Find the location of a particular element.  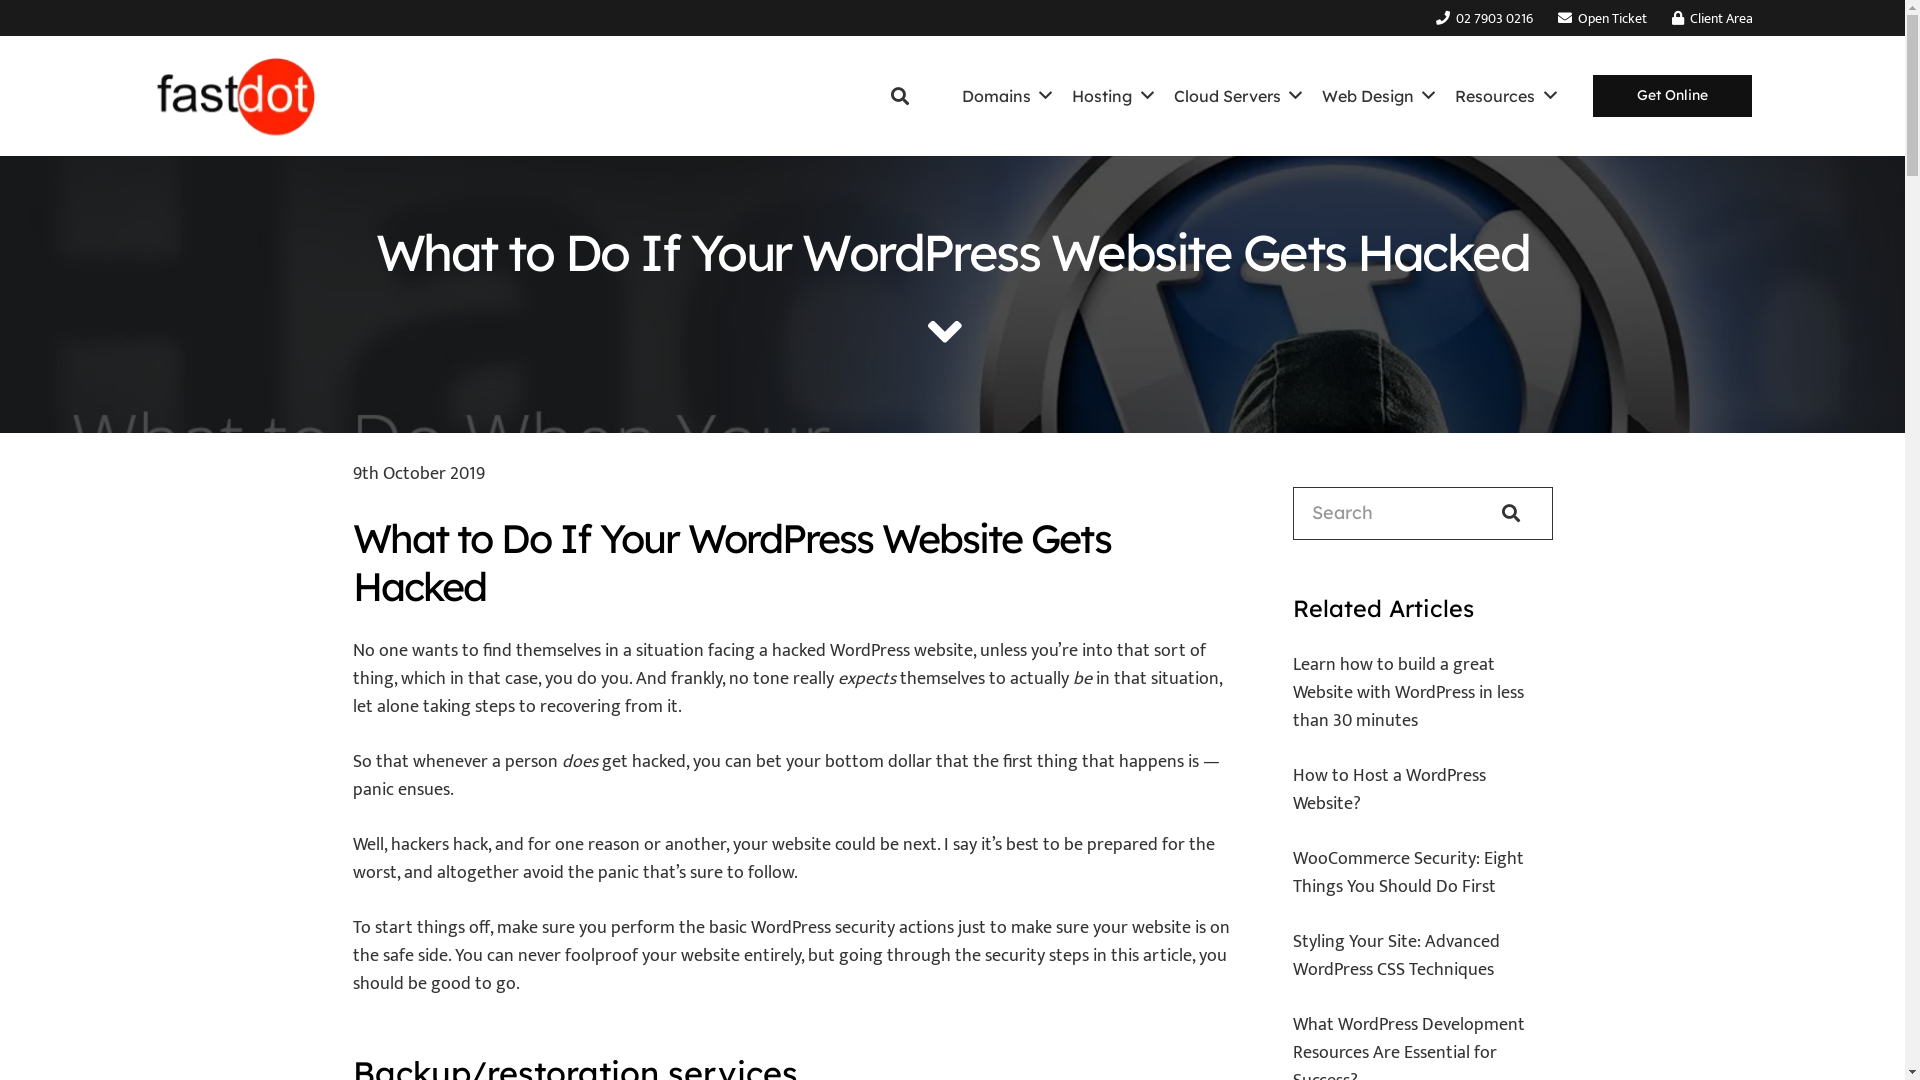

'Cloud Servers' is located at coordinates (1163, 96).